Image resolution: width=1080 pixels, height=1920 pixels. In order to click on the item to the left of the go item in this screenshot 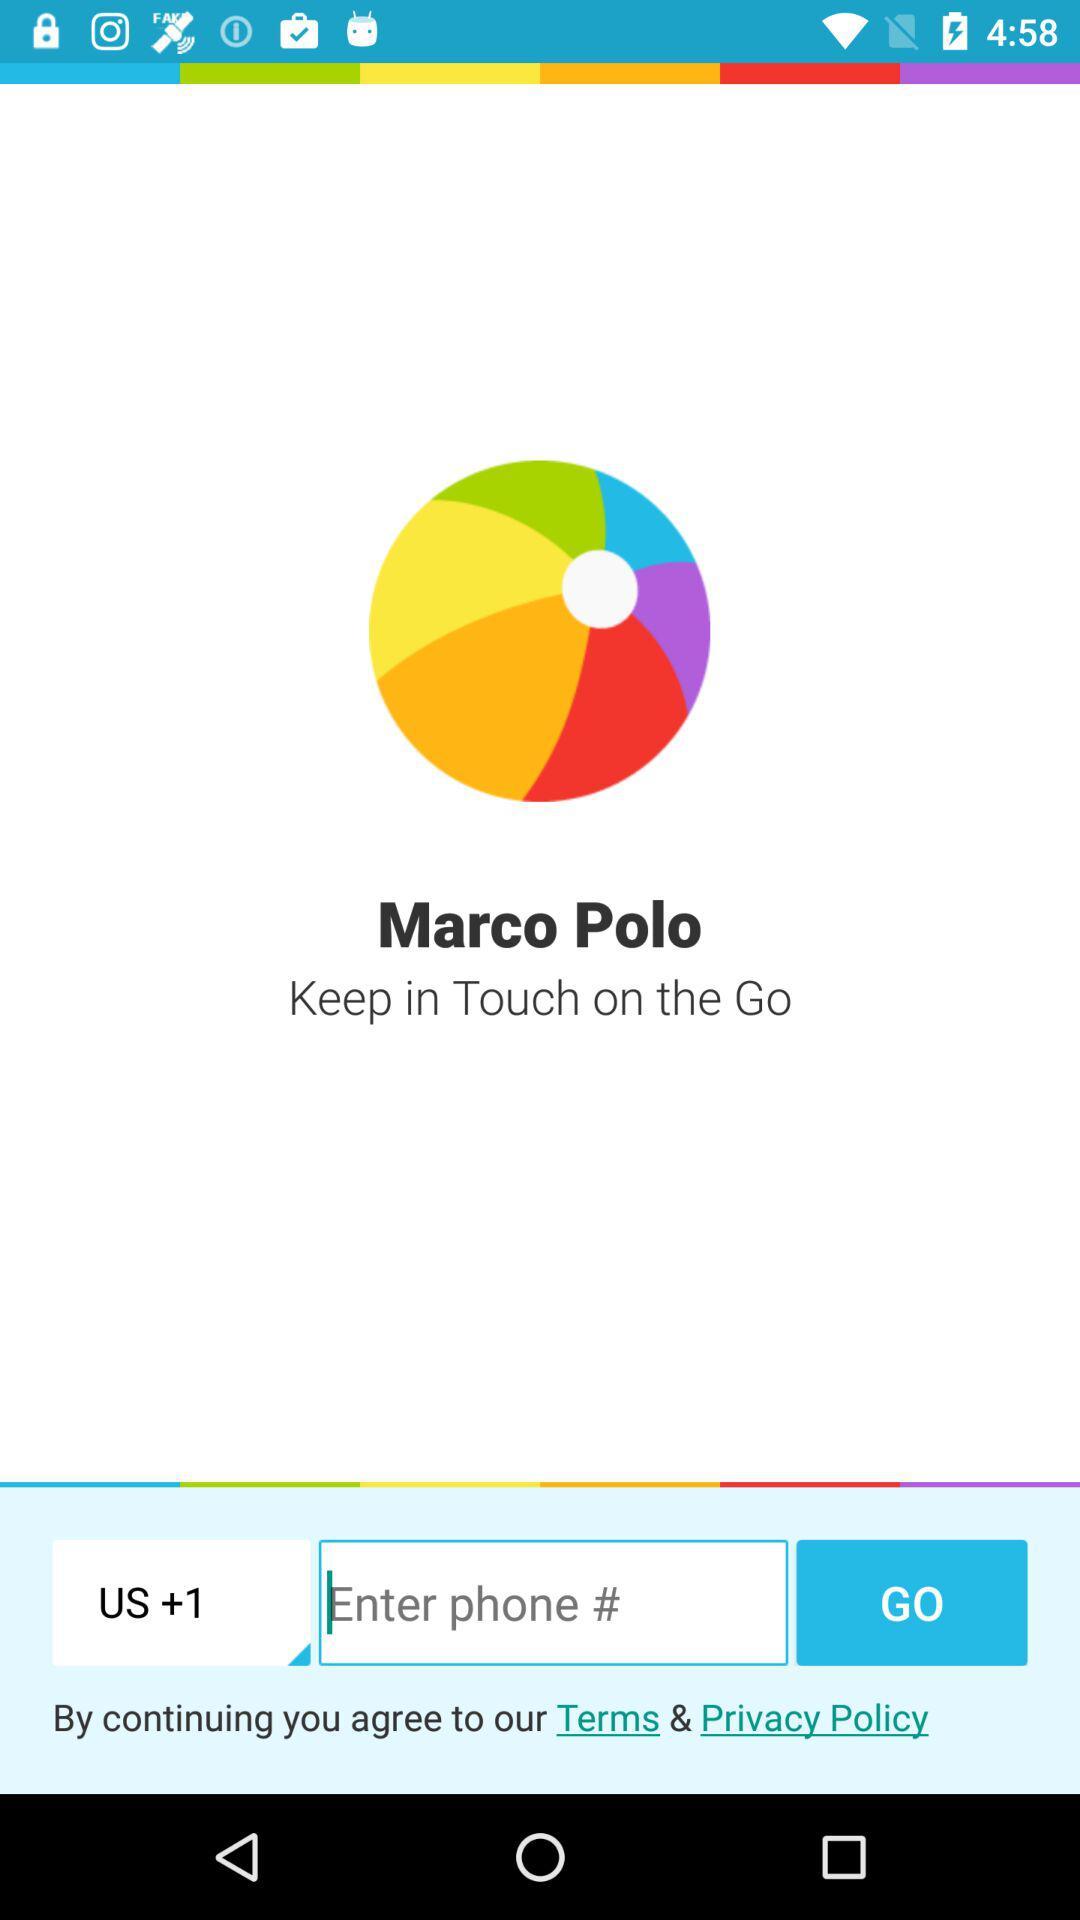, I will do `click(553, 1602)`.